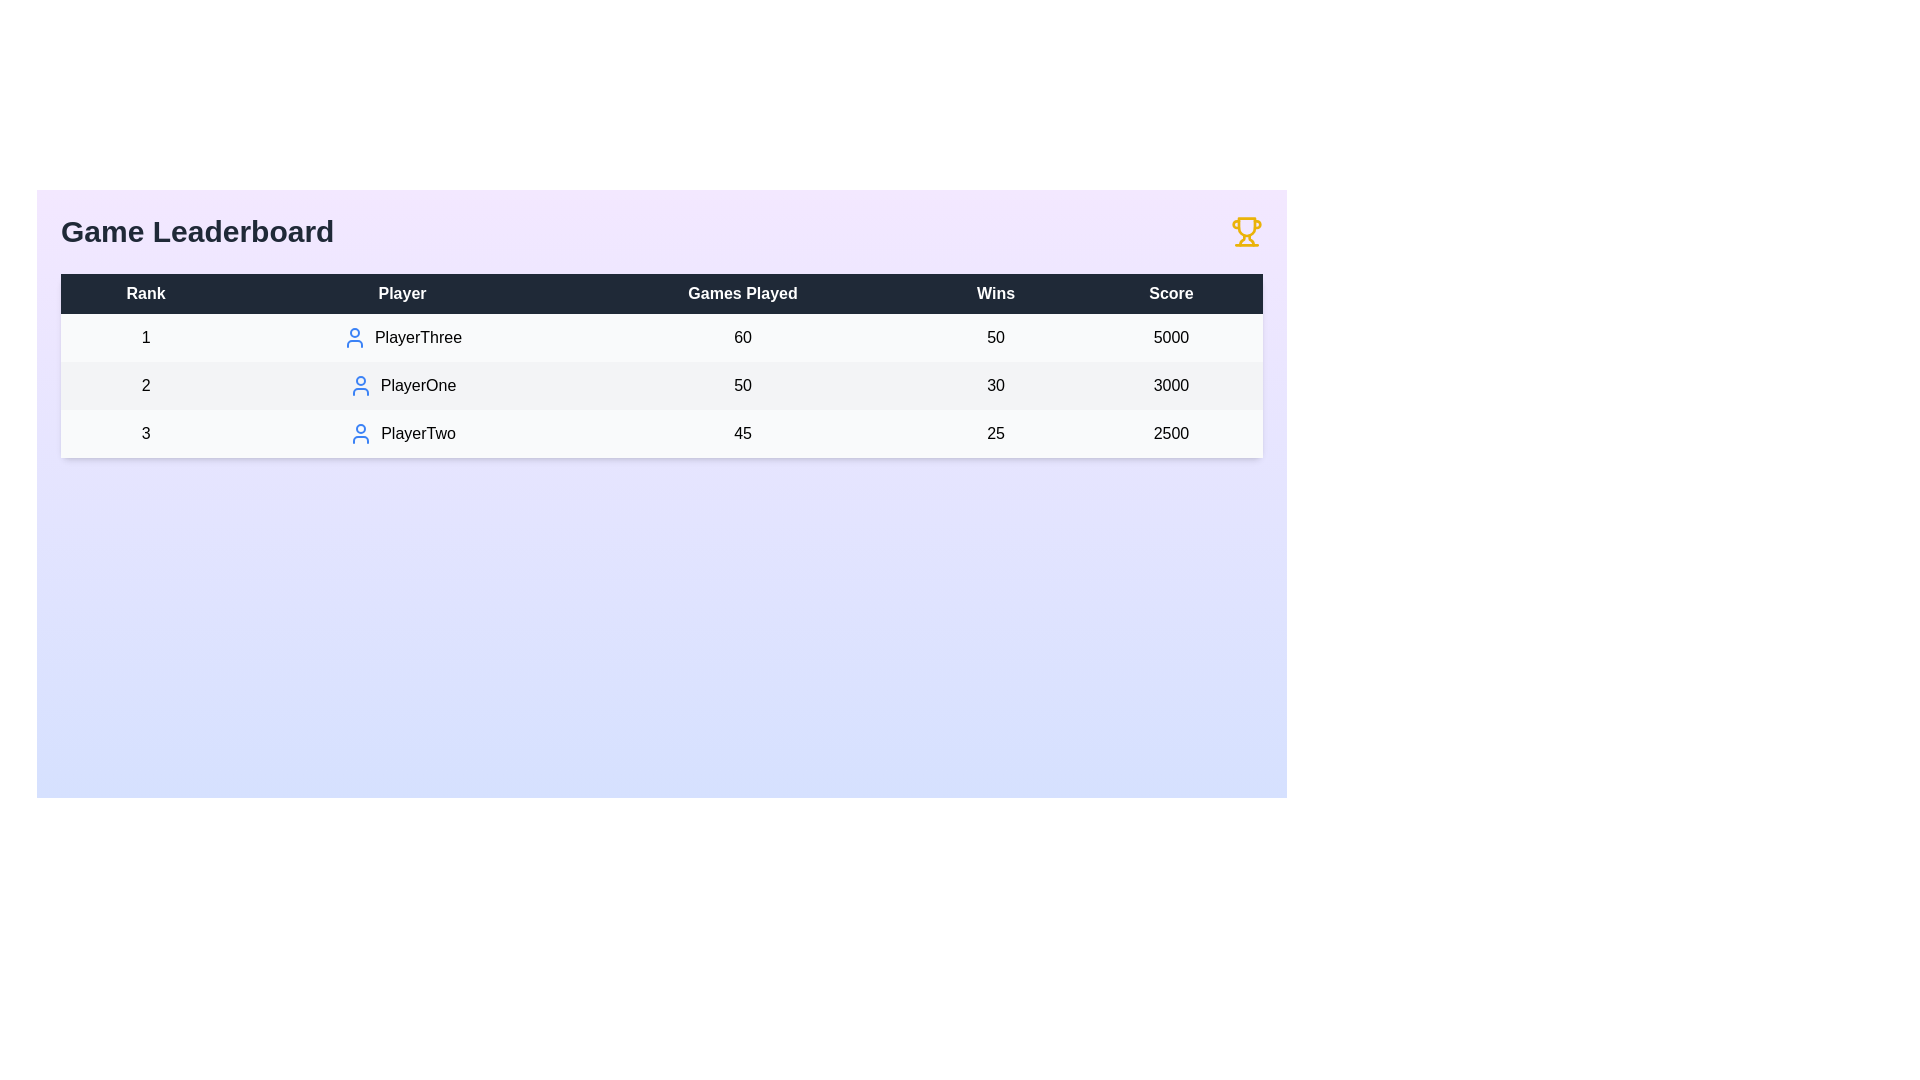  What do you see at coordinates (662, 337) in the screenshot?
I see `the first row of the leaderboard table displaying player details` at bounding box center [662, 337].